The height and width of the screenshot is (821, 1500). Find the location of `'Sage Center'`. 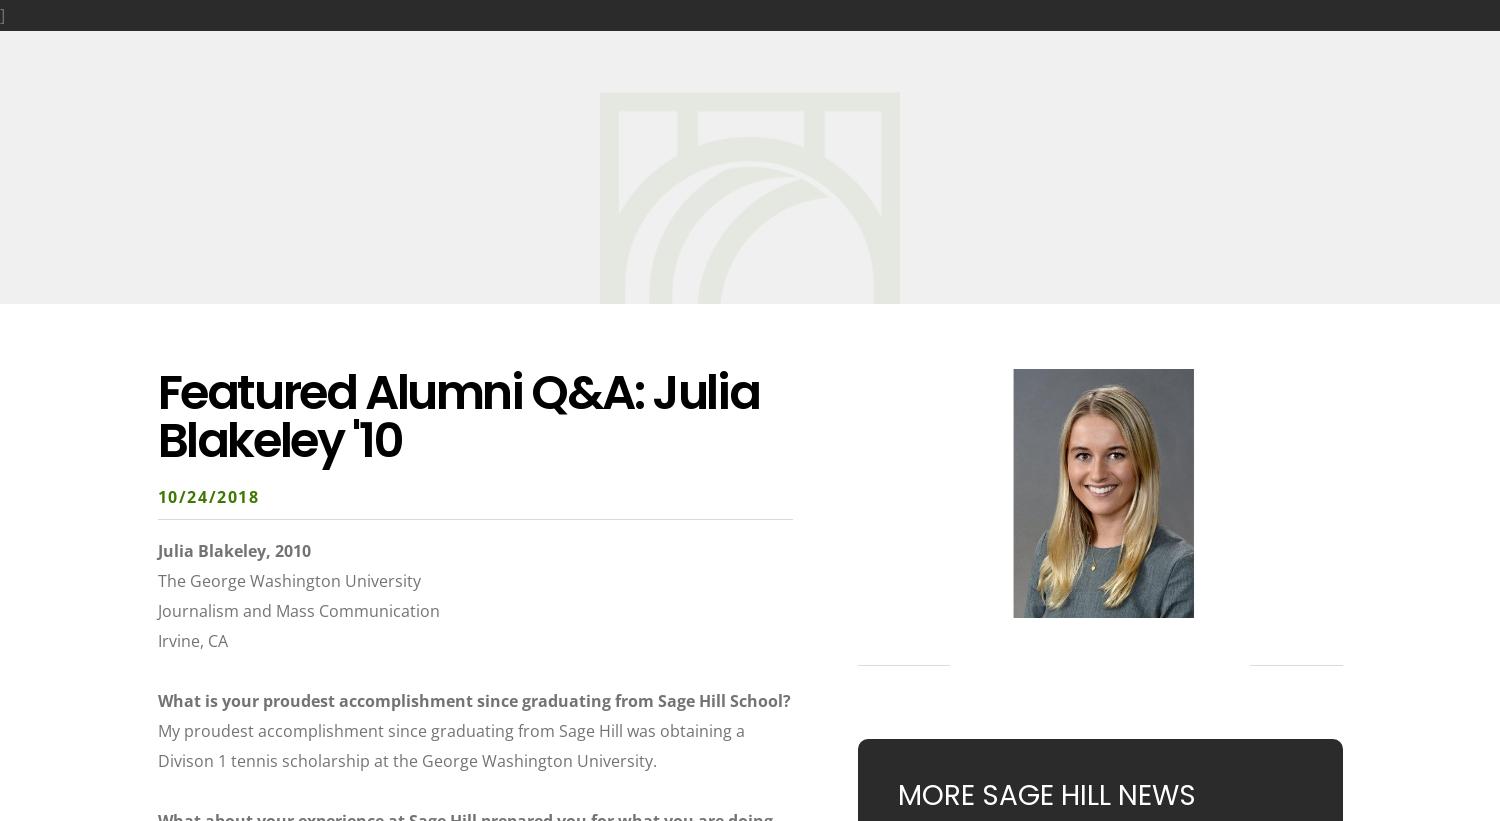

'Sage Center' is located at coordinates (950, 42).